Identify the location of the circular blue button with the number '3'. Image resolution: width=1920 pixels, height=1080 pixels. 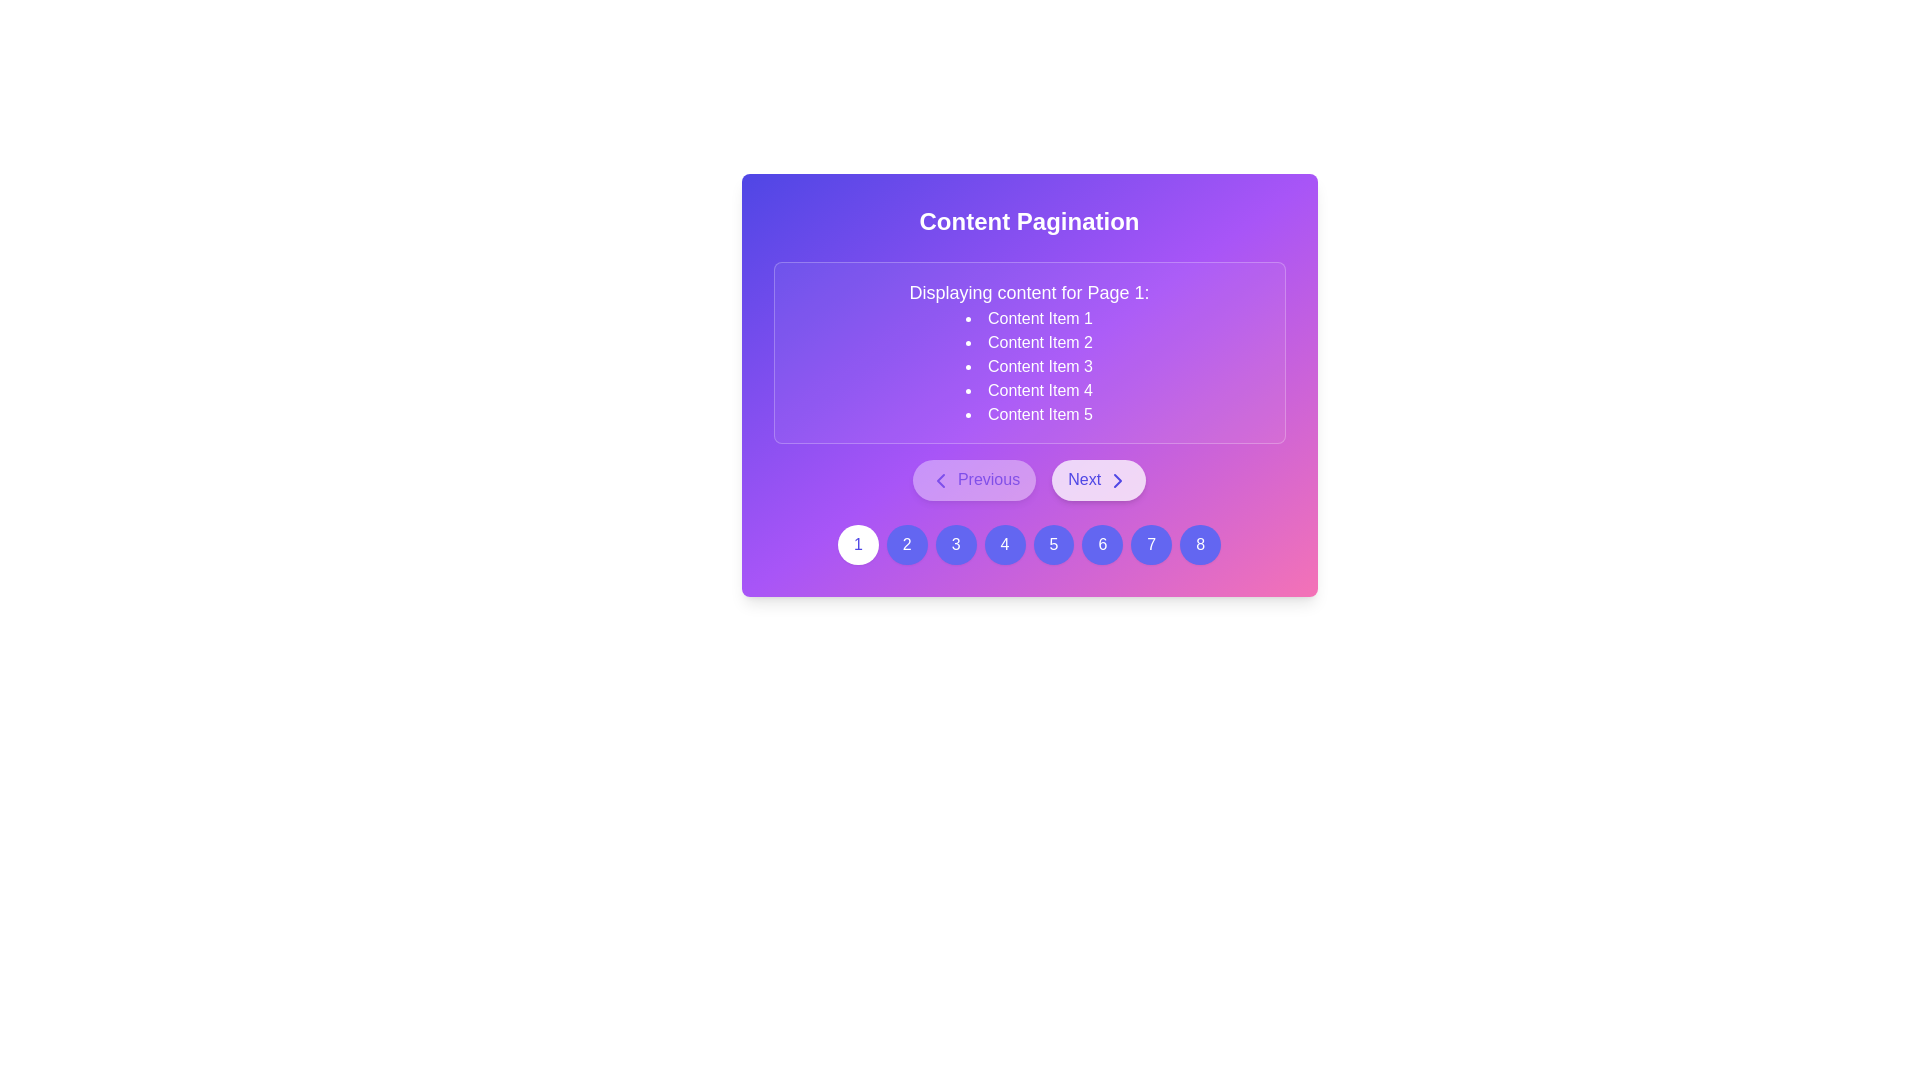
(955, 544).